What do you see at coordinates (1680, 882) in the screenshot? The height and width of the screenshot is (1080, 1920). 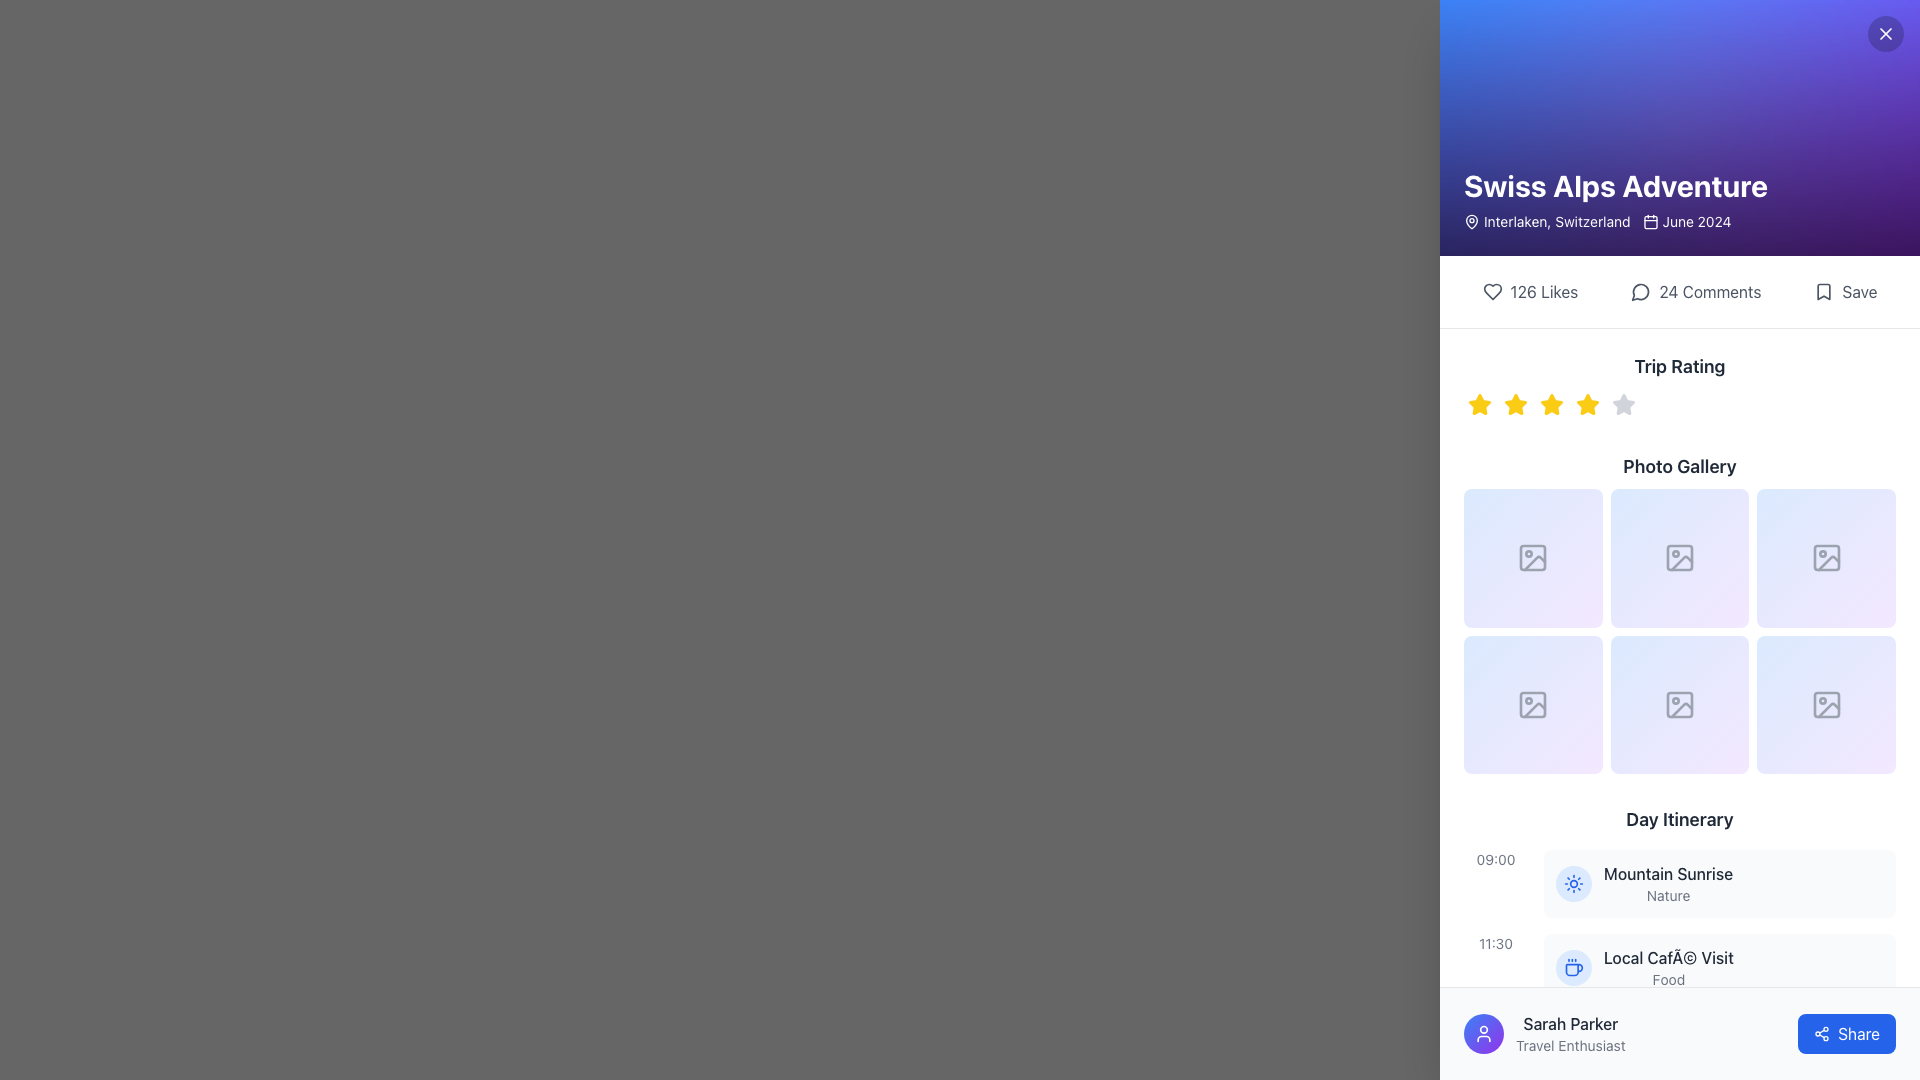 I see `the first activity entry in the Day Itinerary section` at bounding box center [1680, 882].